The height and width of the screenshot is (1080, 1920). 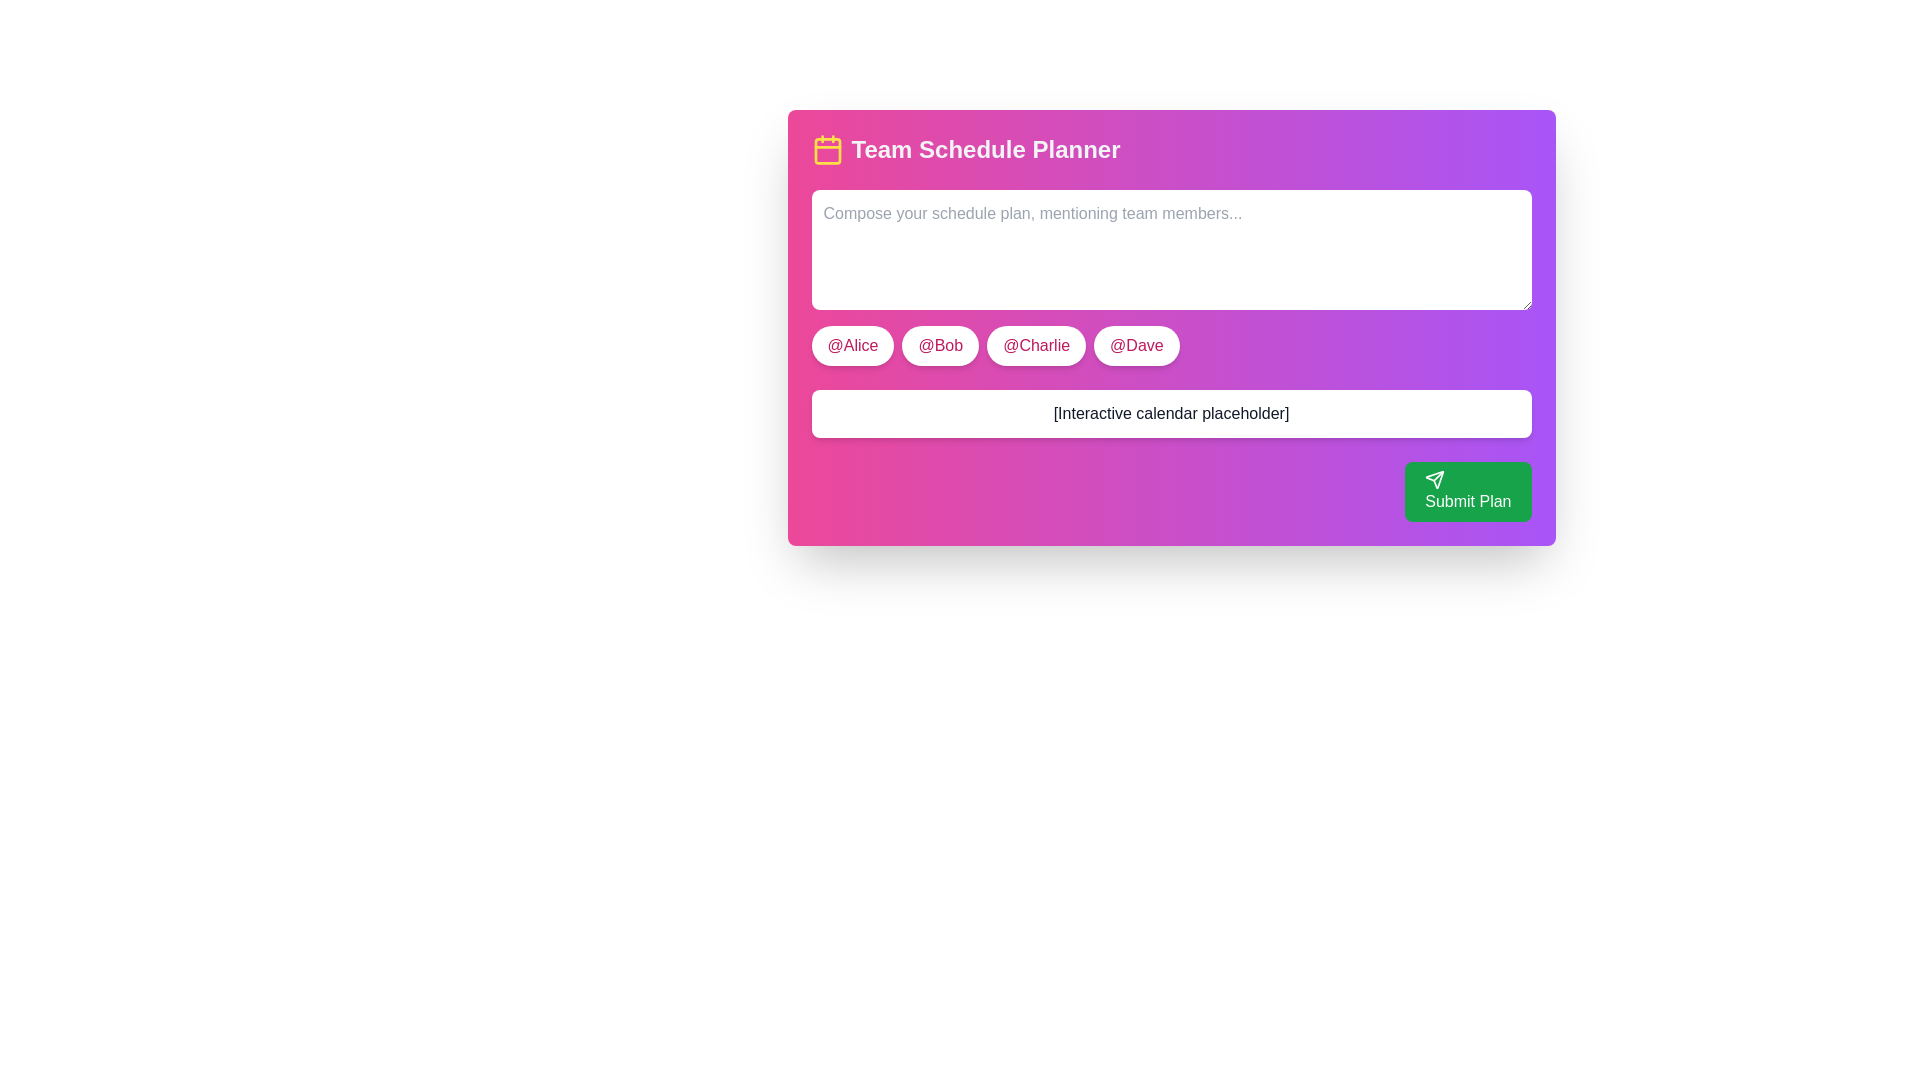 I want to click on the text in the Text input area located below the title 'Team Schedule Planner' and above the interactive team member tags, so click(x=1171, y=277).